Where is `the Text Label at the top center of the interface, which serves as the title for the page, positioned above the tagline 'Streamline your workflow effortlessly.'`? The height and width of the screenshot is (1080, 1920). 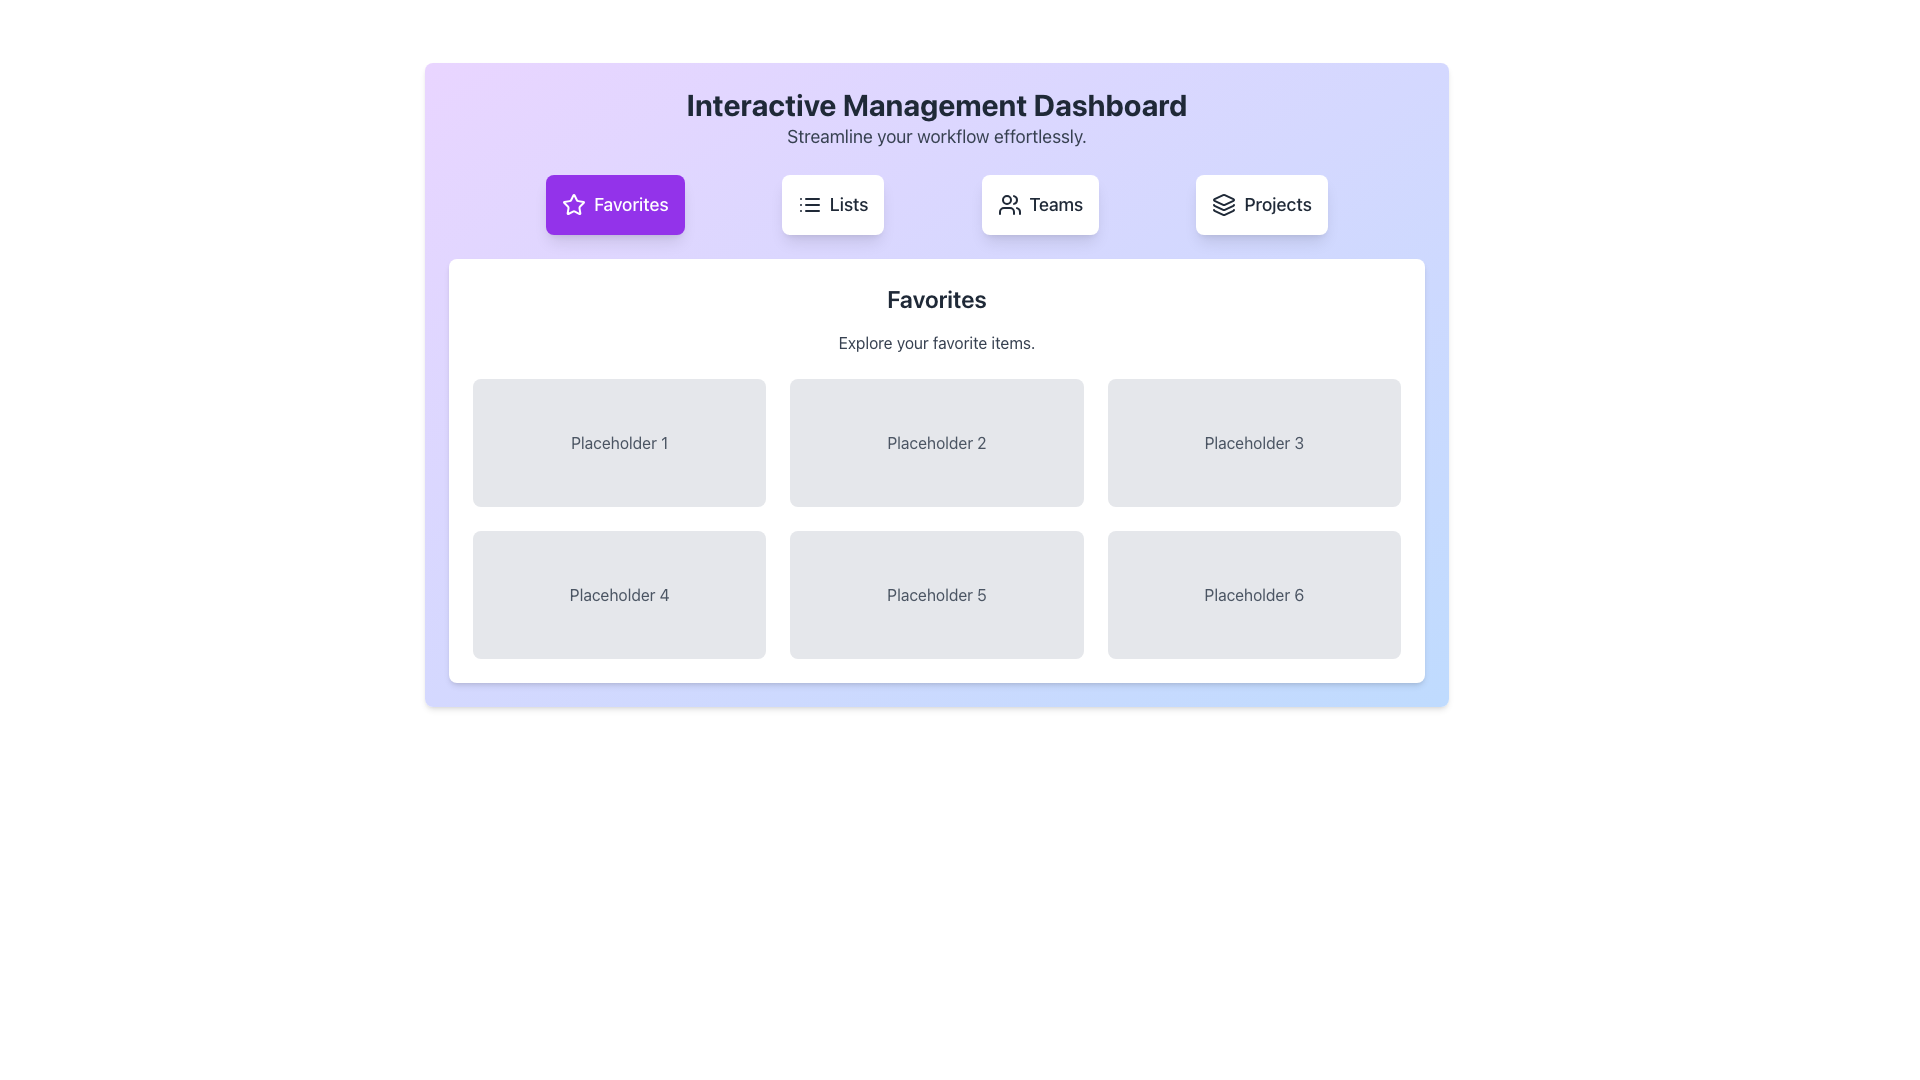
the Text Label at the top center of the interface, which serves as the title for the page, positioned above the tagline 'Streamline your workflow effortlessly.' is located at coordinates (935, 104).